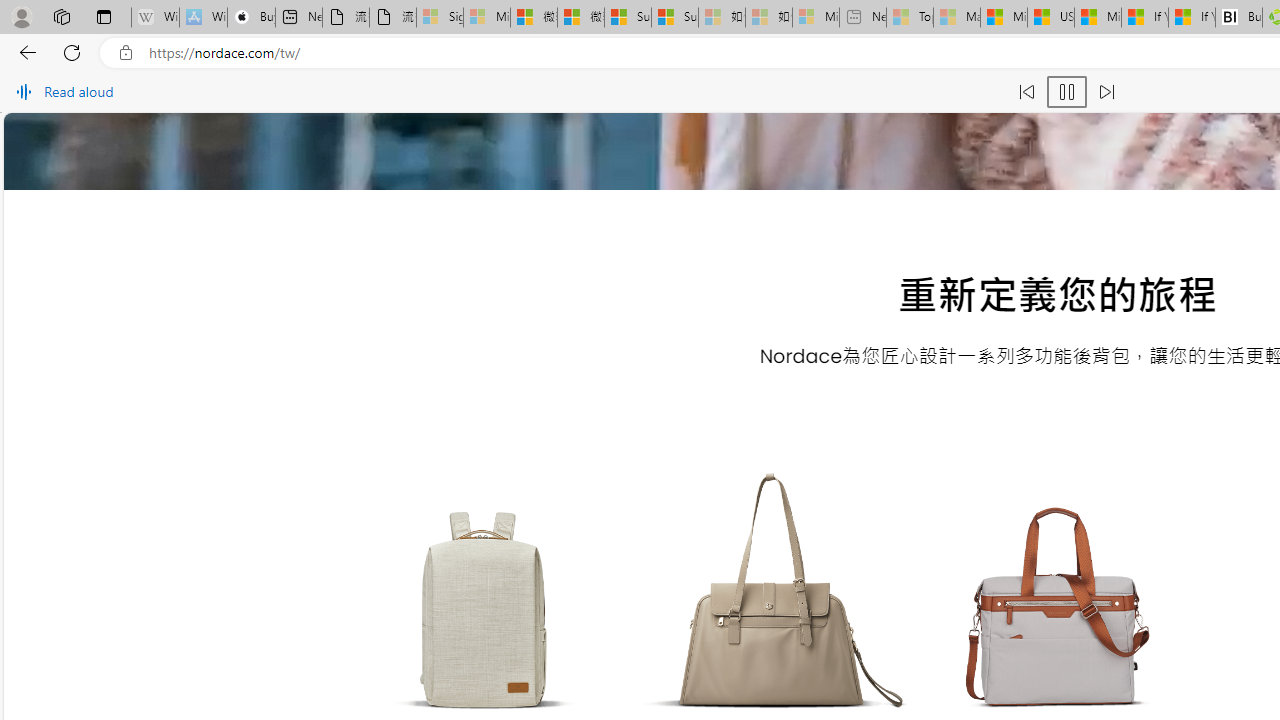  I want to click on 'Marine life - MSN - Sleeping', so click(956, 17).